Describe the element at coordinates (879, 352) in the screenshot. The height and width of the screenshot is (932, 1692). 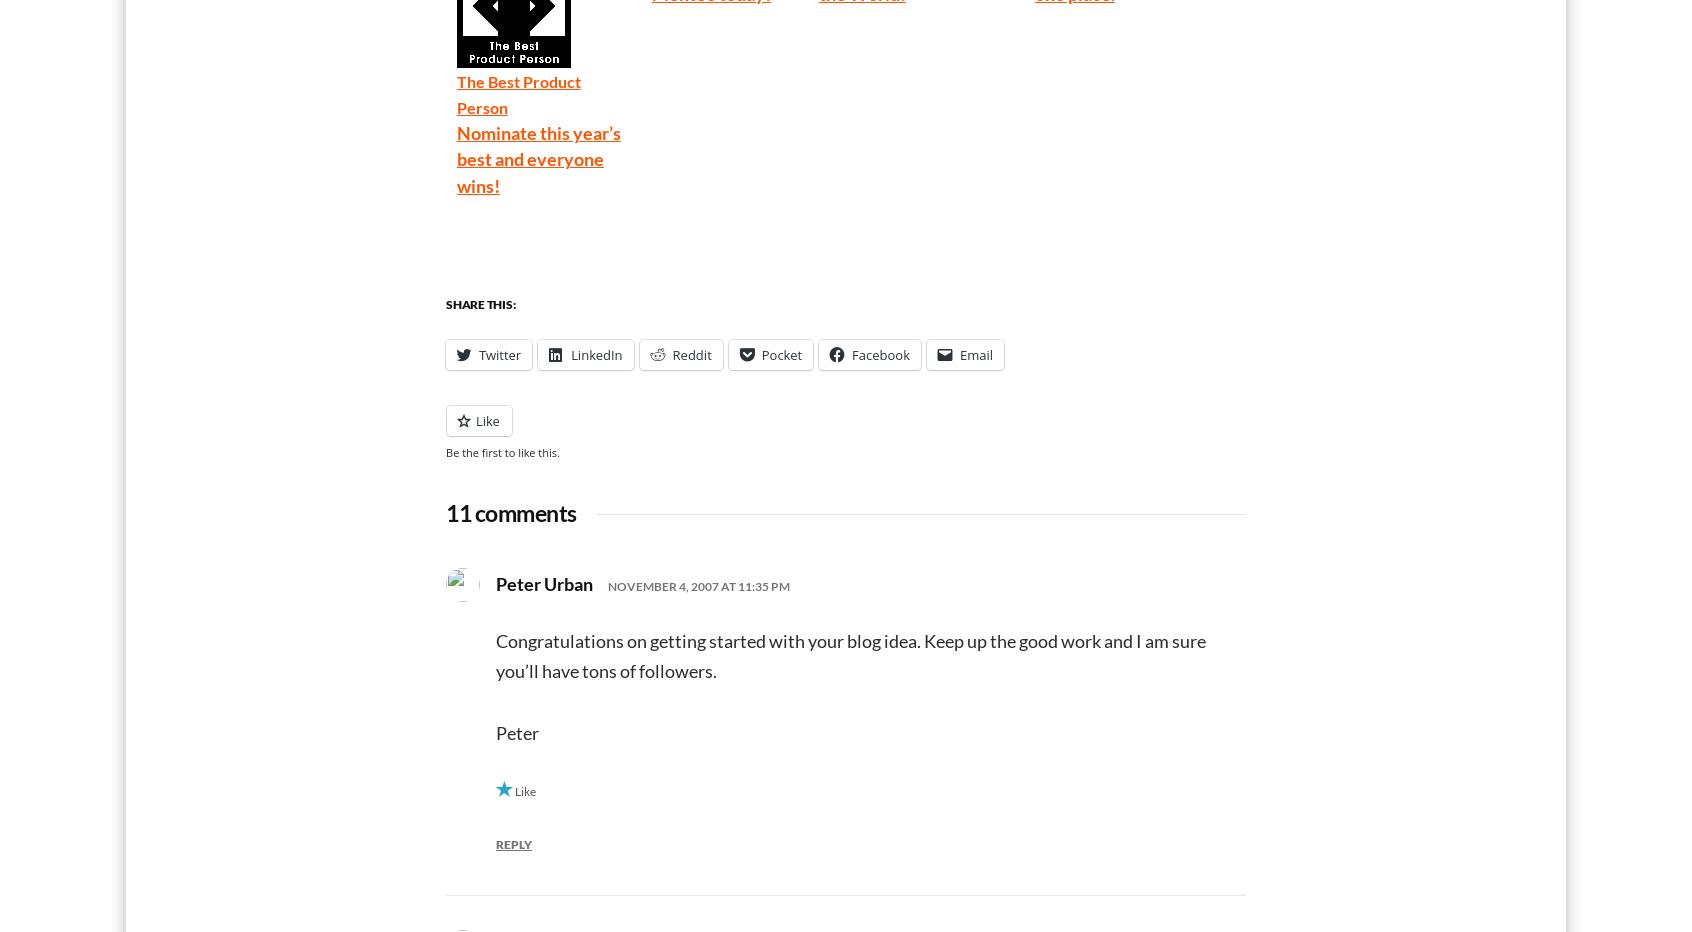
I see `'Facebook'` at that location.